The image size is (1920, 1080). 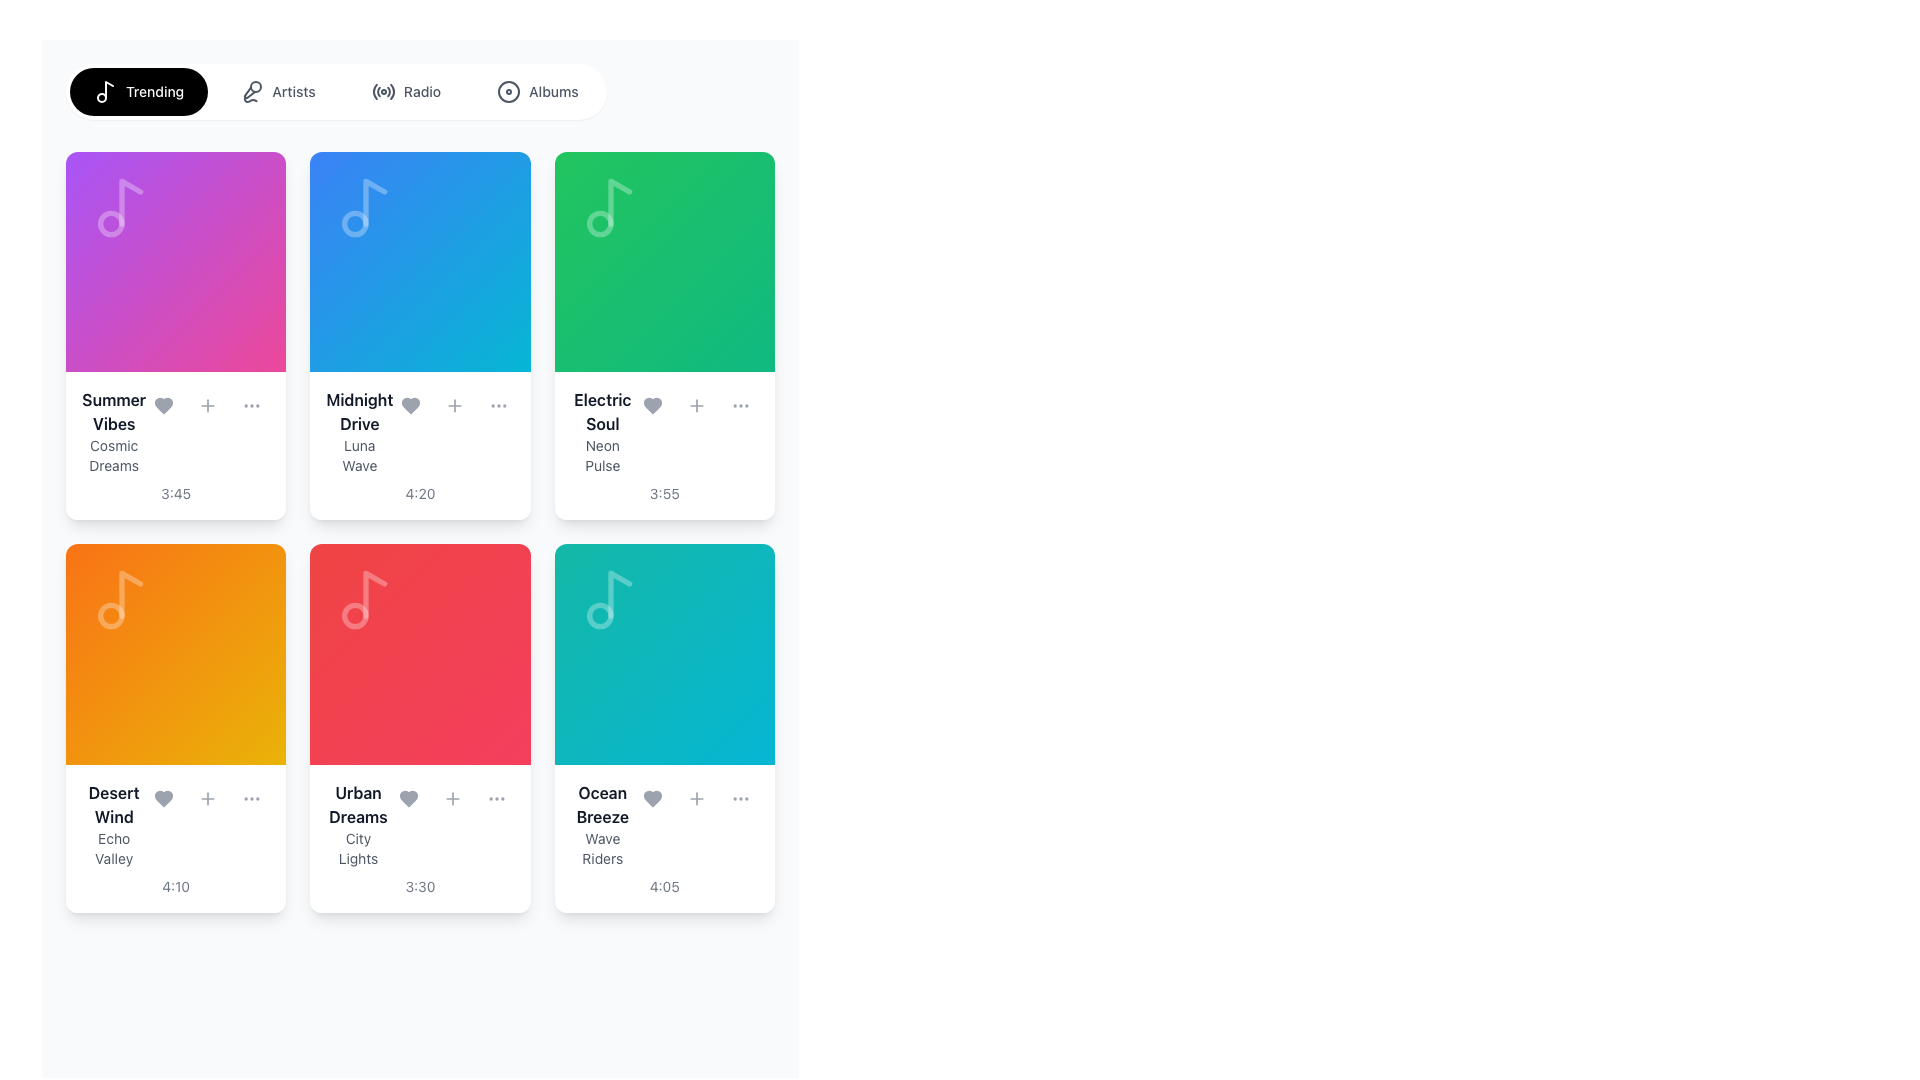 What do you see at coordinates (110, 223) in the screenshot?
I see `the graphical circle element within the SVG that enhances the musical note icon on the 'Summer Vibes' card` at bounding box center [110, 223].